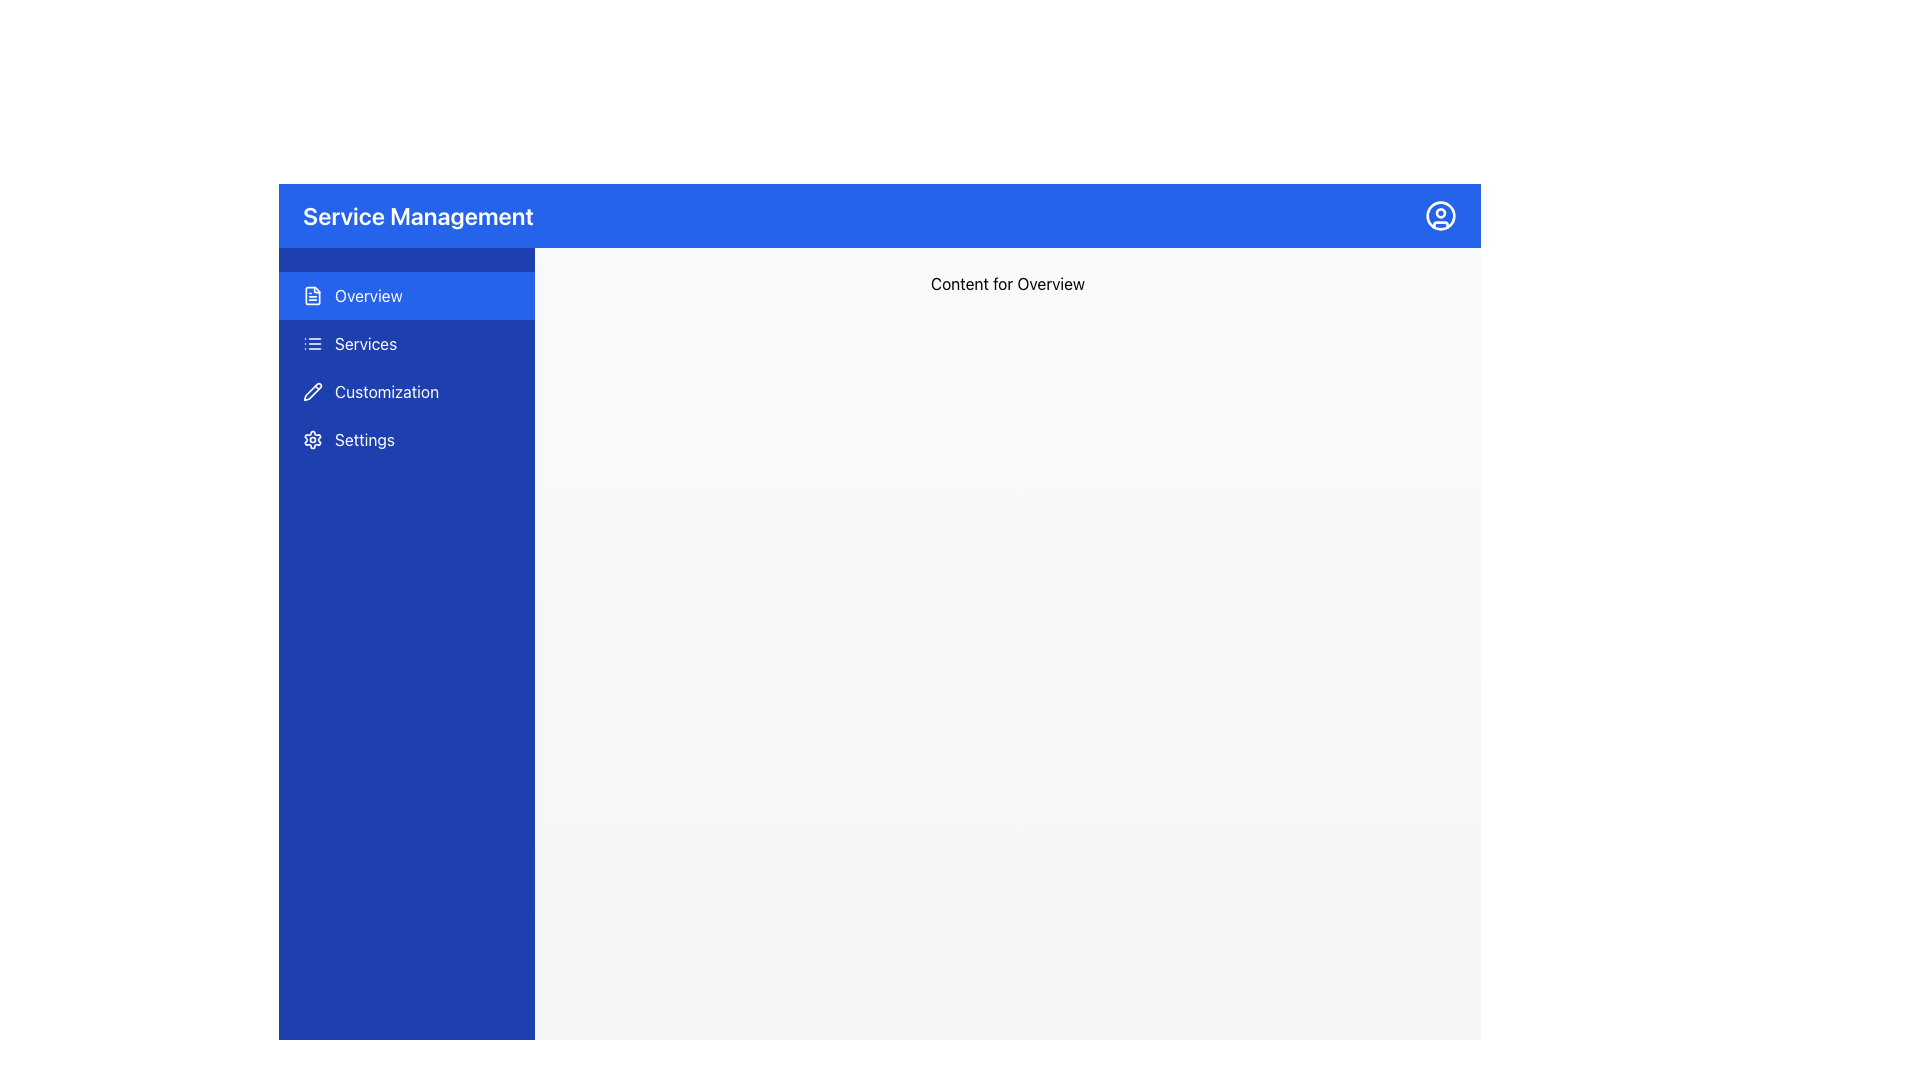 The width and height of the screenshot is (1920, 1080). What do you see at coordinates (311, 342) in the screenshot?
I see `the appearance of the vertically oriented icon resembling a bulleted list, located to the left of the text 'Services' in the vertical navigation menu` at bounding box center [311, 342].